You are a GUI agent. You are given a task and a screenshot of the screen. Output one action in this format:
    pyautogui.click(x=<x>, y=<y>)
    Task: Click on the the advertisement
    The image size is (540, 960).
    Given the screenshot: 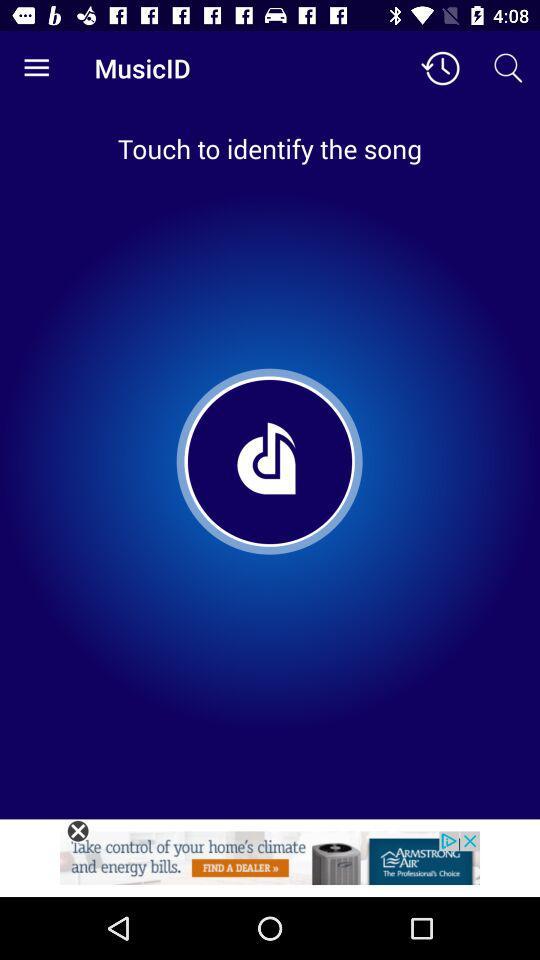 What is the action you would take?
    pyautogui.click(x=77, y=831)
    